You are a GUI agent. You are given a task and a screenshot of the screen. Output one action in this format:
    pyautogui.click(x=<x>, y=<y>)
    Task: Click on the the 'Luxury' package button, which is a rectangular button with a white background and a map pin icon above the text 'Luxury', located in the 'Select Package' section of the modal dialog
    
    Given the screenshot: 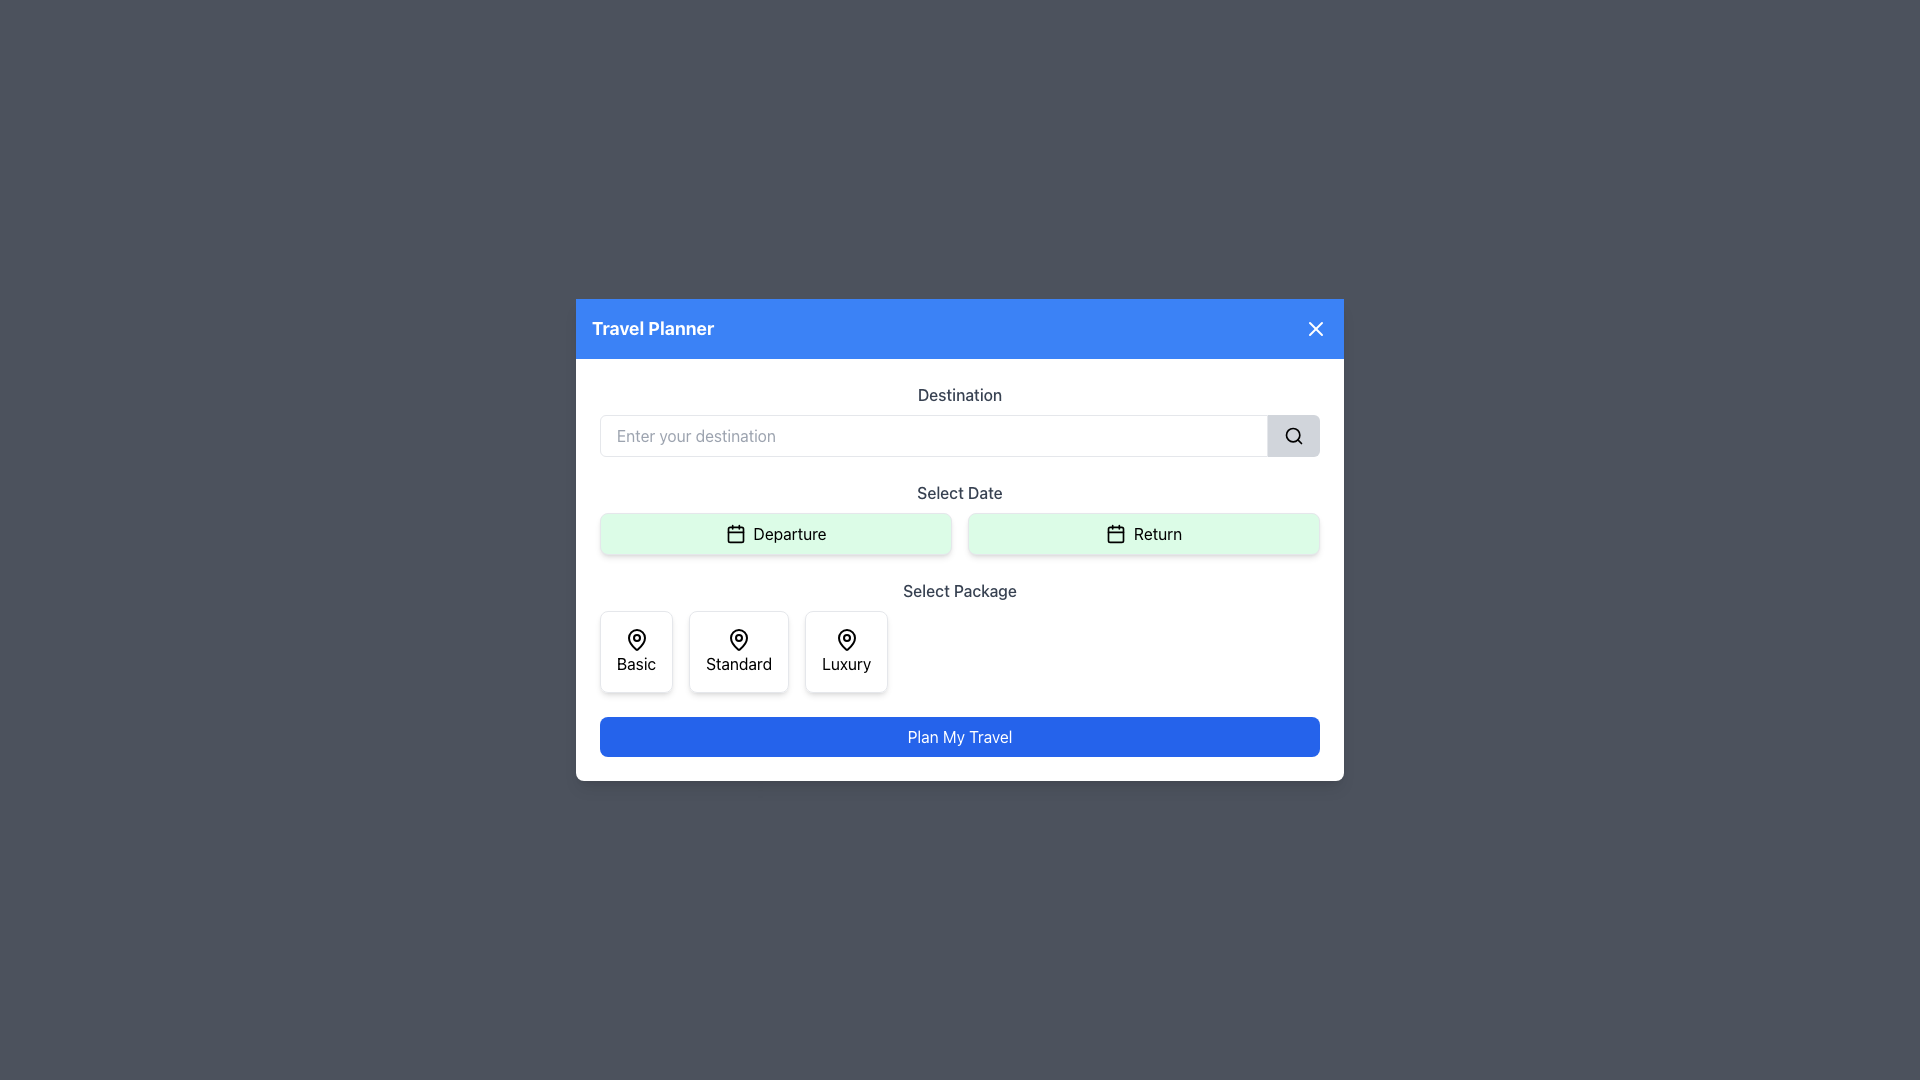 What is the action you would take?
    pyautogui.click(x=846, y=651)
    